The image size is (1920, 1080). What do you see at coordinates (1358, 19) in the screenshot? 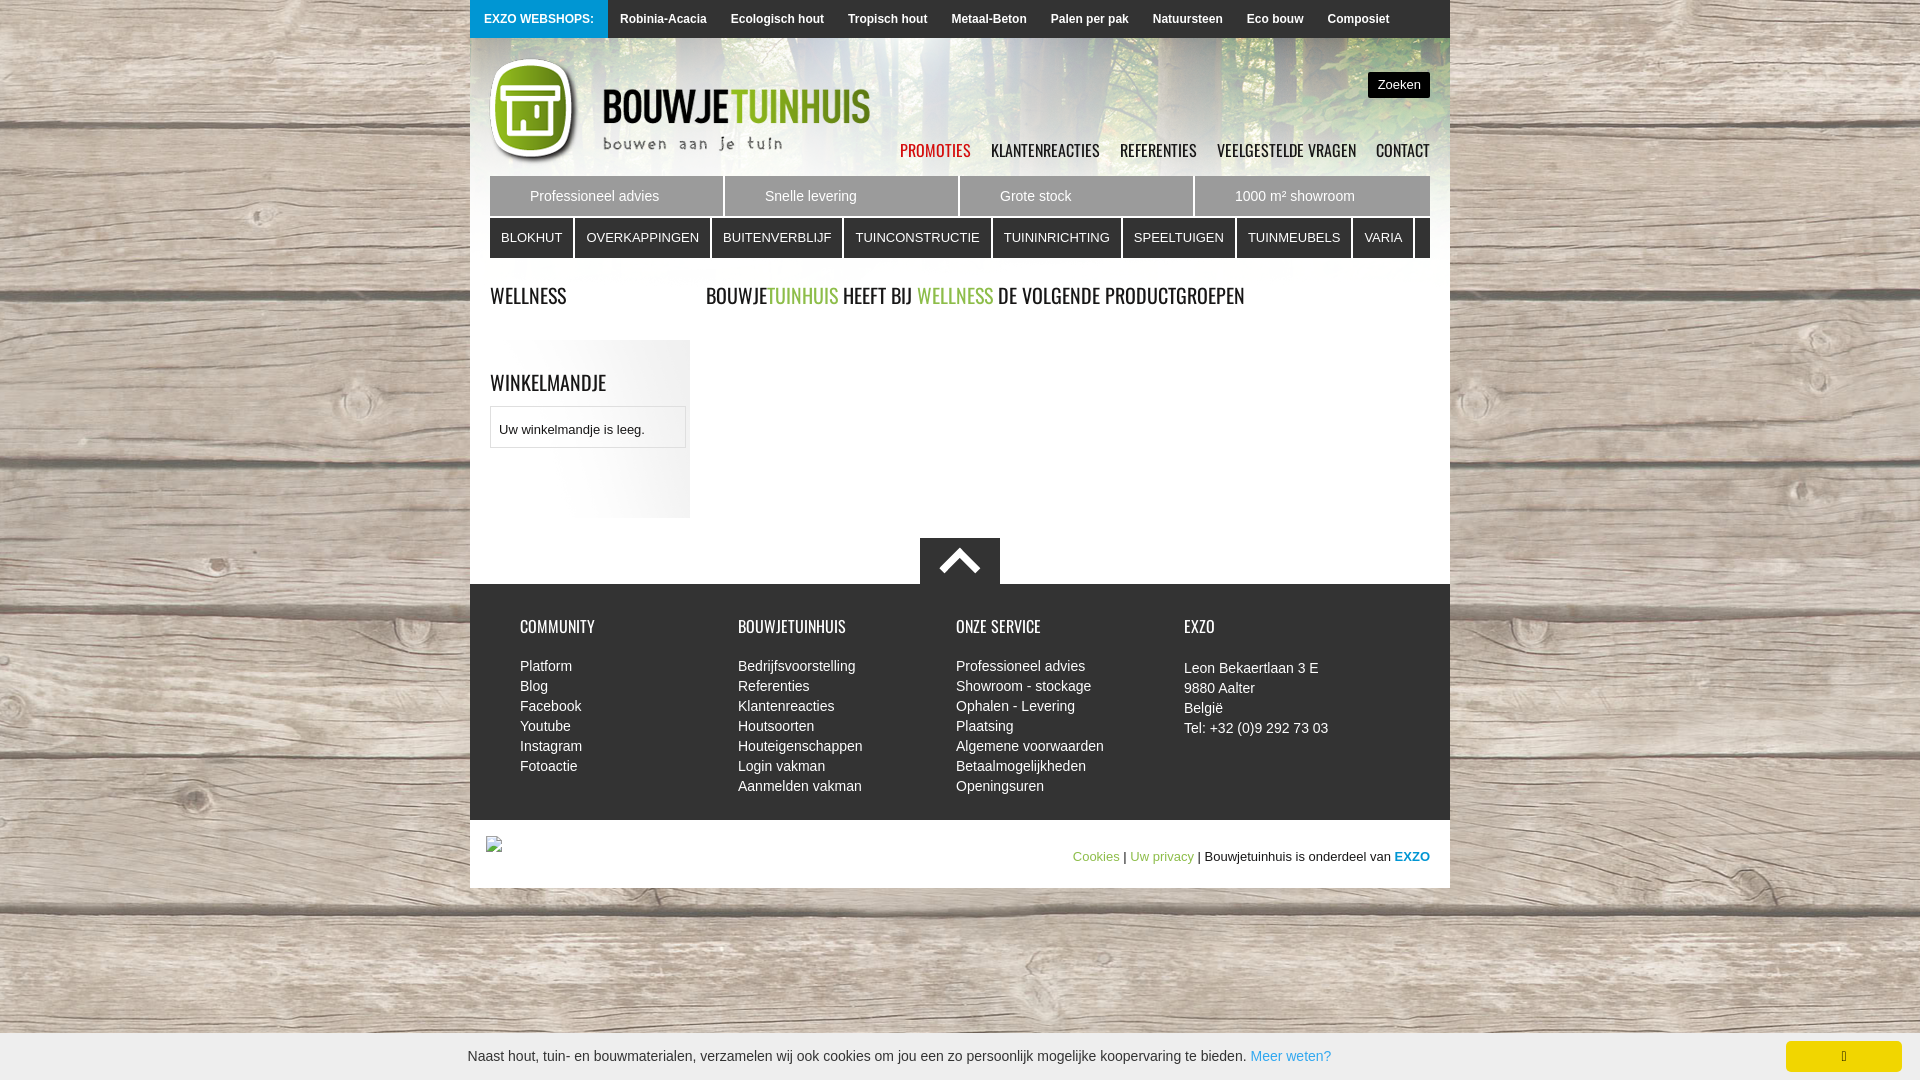
I see `'Composiet'` at bounding box center [1358, 19].